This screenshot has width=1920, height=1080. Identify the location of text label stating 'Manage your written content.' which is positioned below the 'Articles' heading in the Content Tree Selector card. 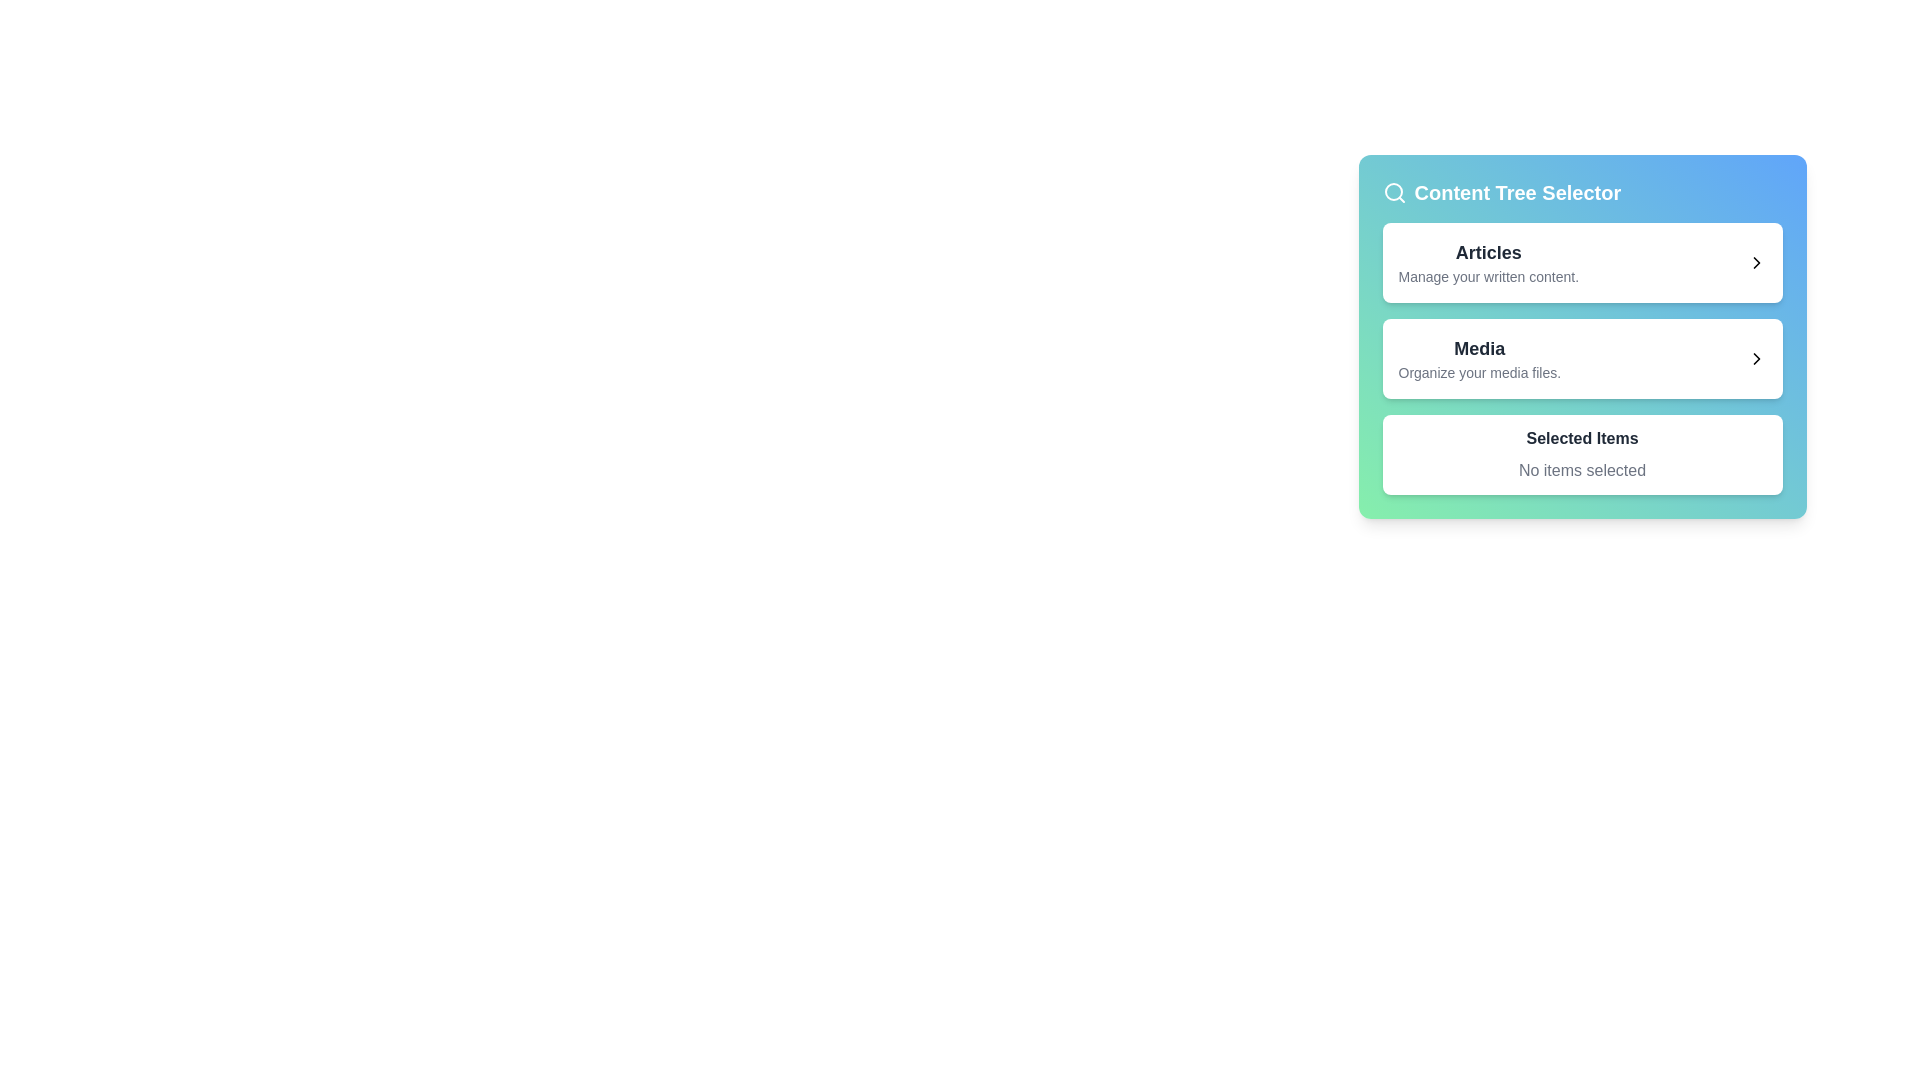
(1488, 277).